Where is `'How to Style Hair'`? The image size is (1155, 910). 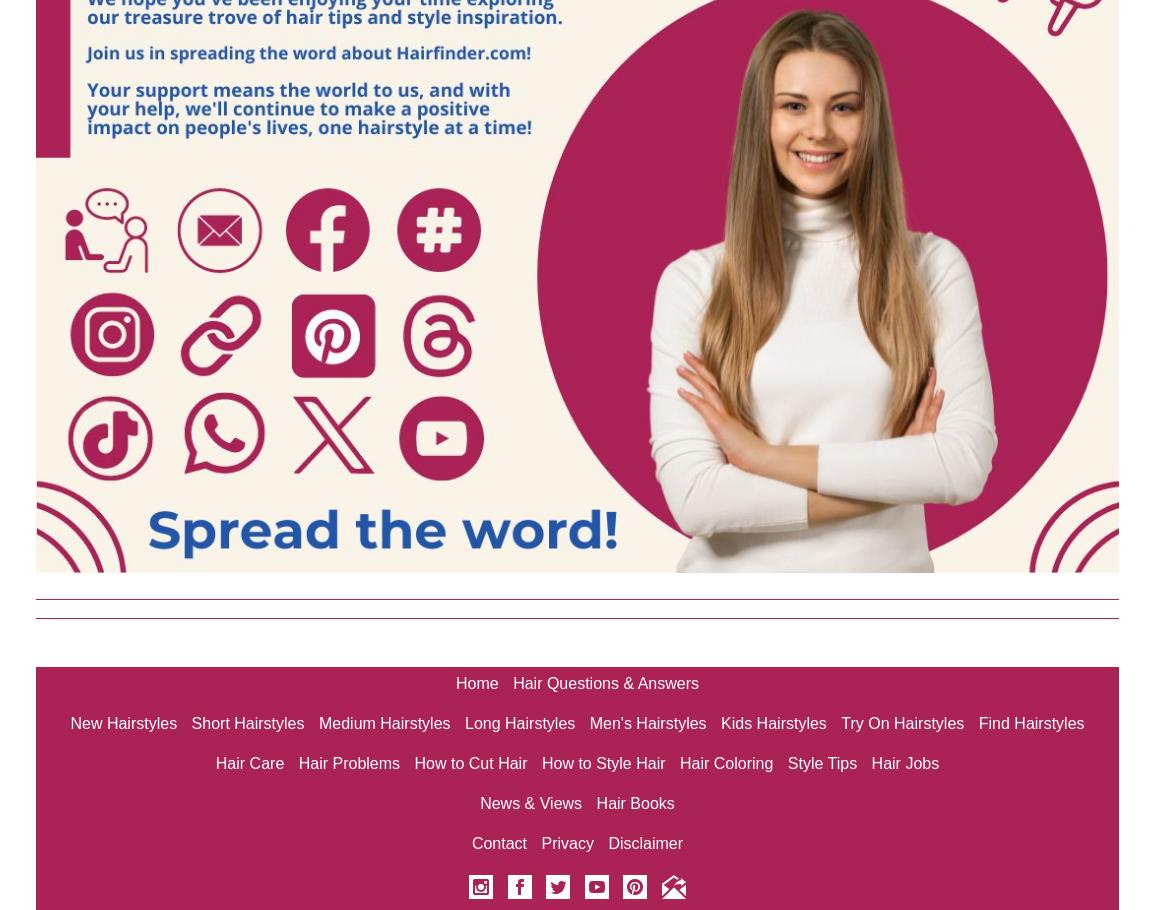 'How to Style Hair' is located at coordinates (603, 763).